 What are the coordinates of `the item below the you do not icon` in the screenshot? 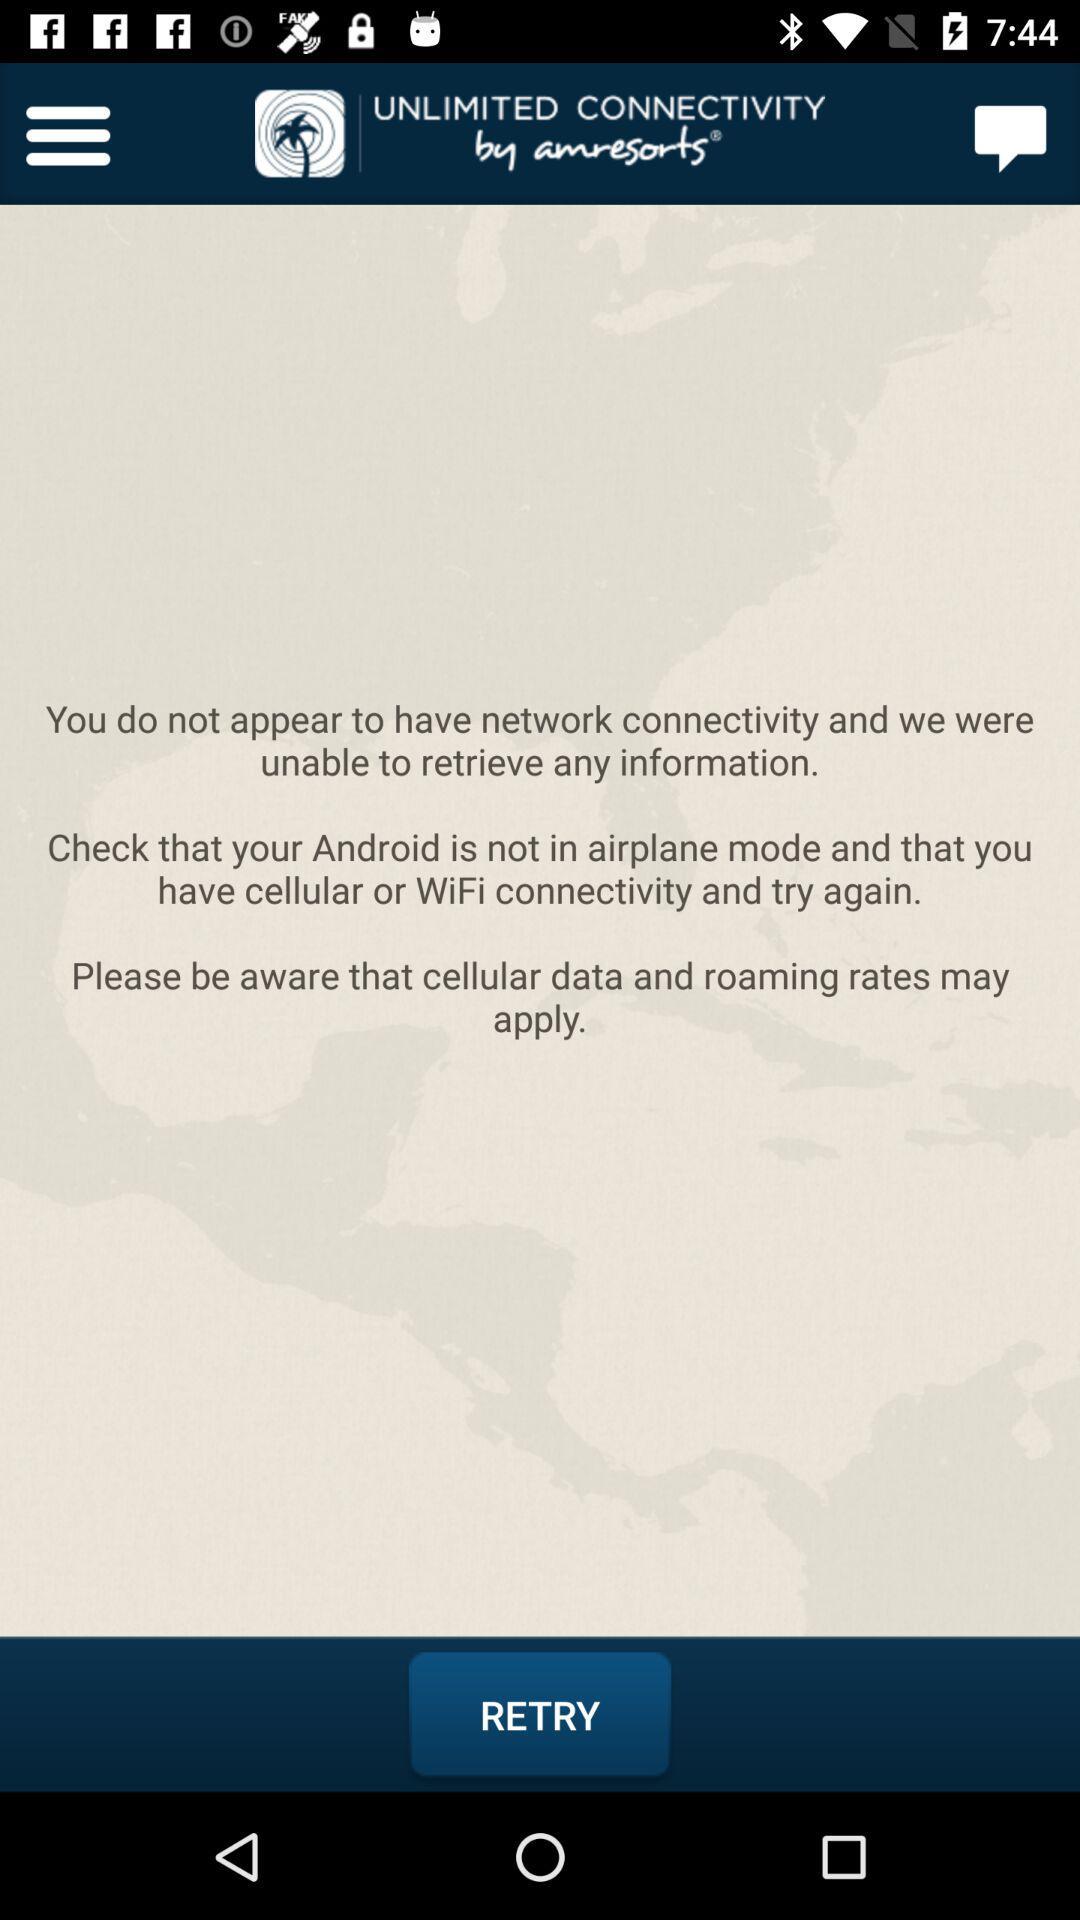 It's located at (540, 1714).